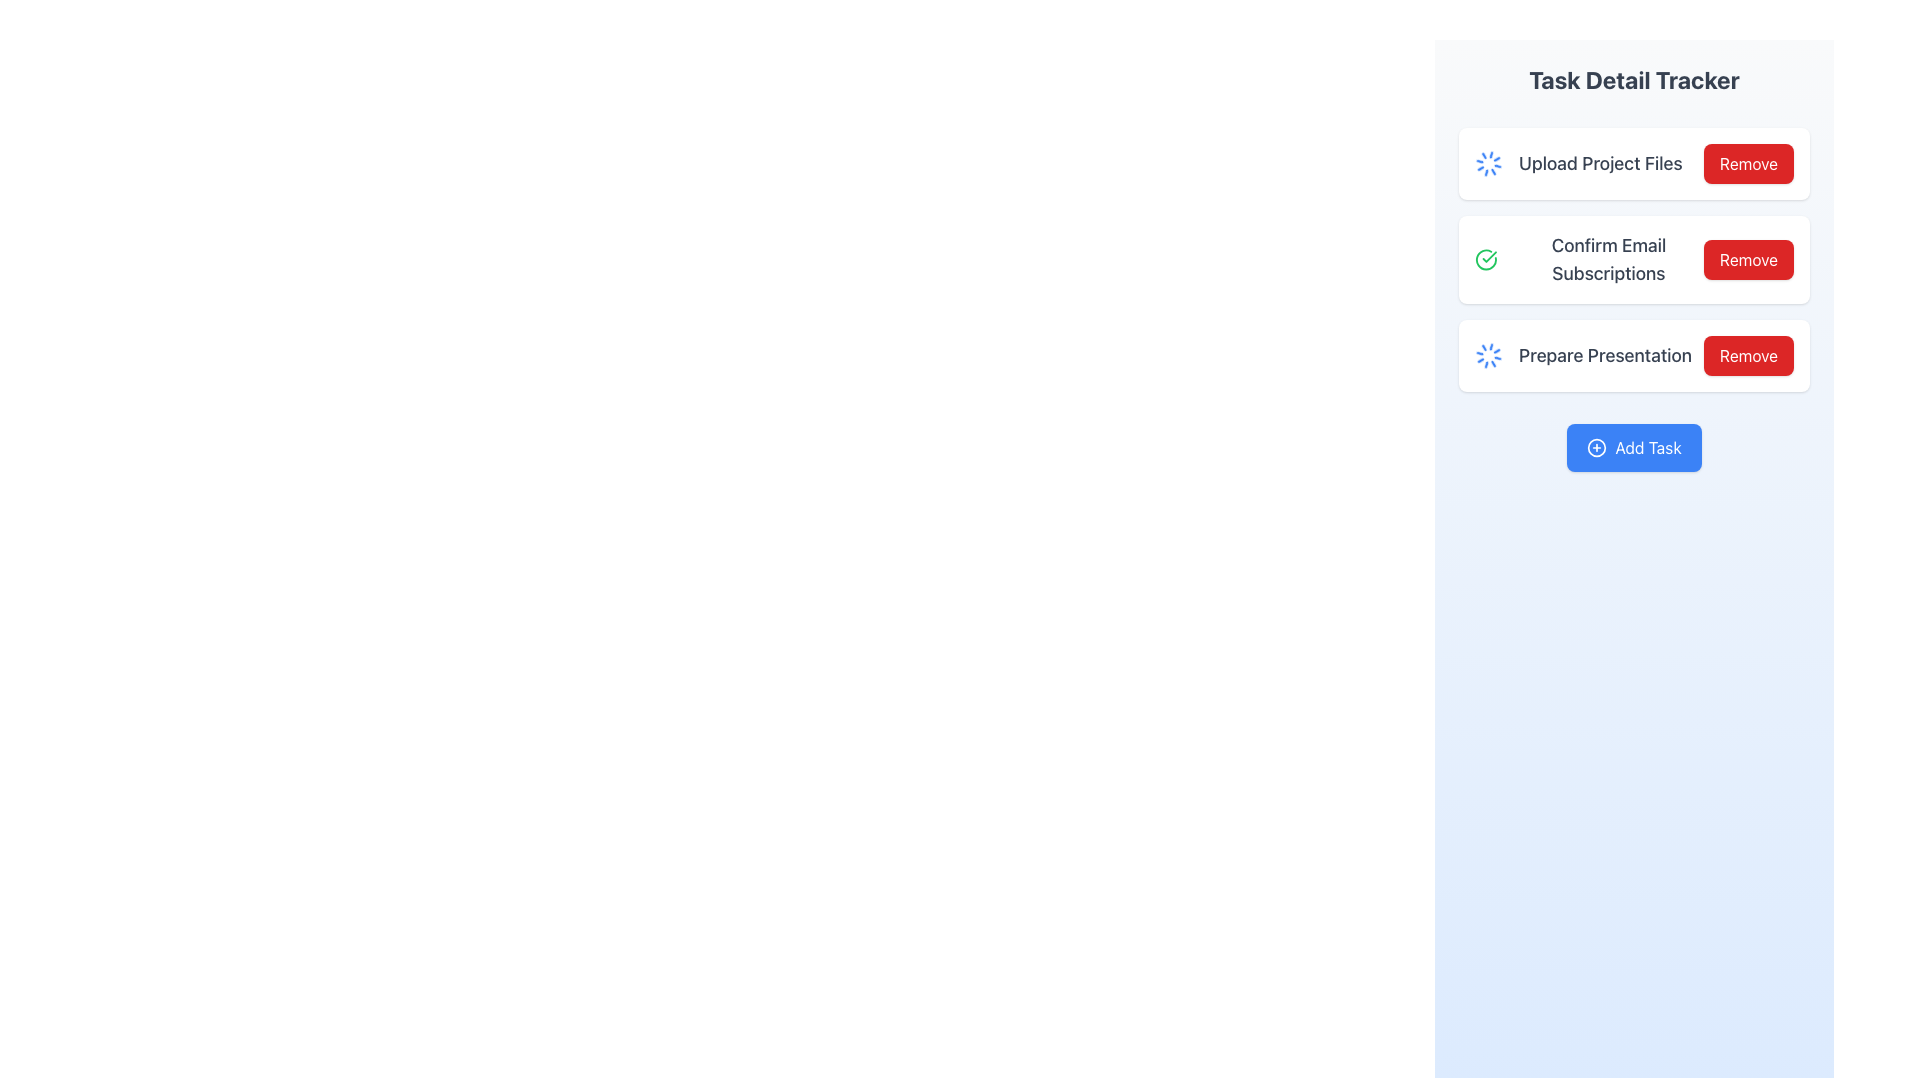  Describe the element at coordinates (1634, 354) in the screenshot. I see `task name 'Prepare Presentation' and its status from the composite component containing a blue spinning loader icon and a red 'Remove' button` at that location.